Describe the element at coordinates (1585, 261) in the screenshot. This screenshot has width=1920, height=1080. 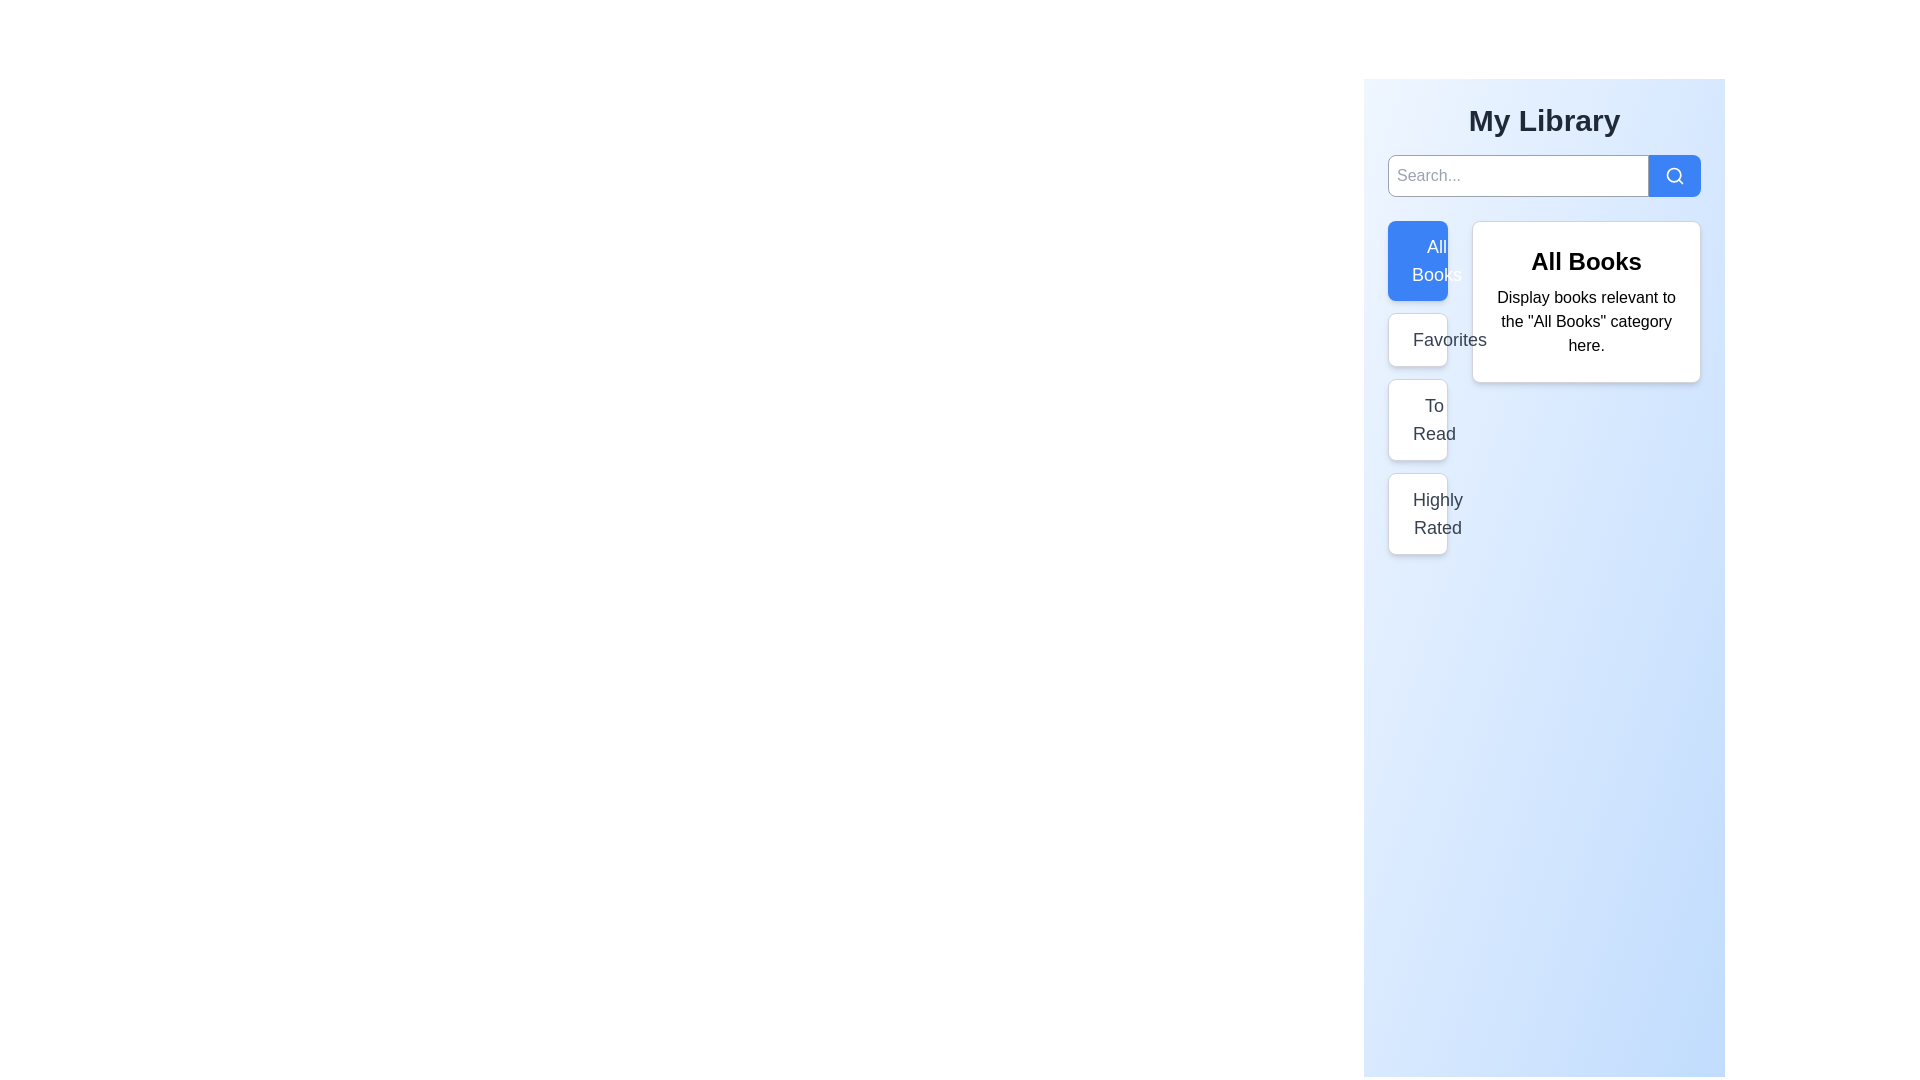
I see `the bold text label 'All Books' at the top right of the interface, which is styled prominently as a heading` at that location.